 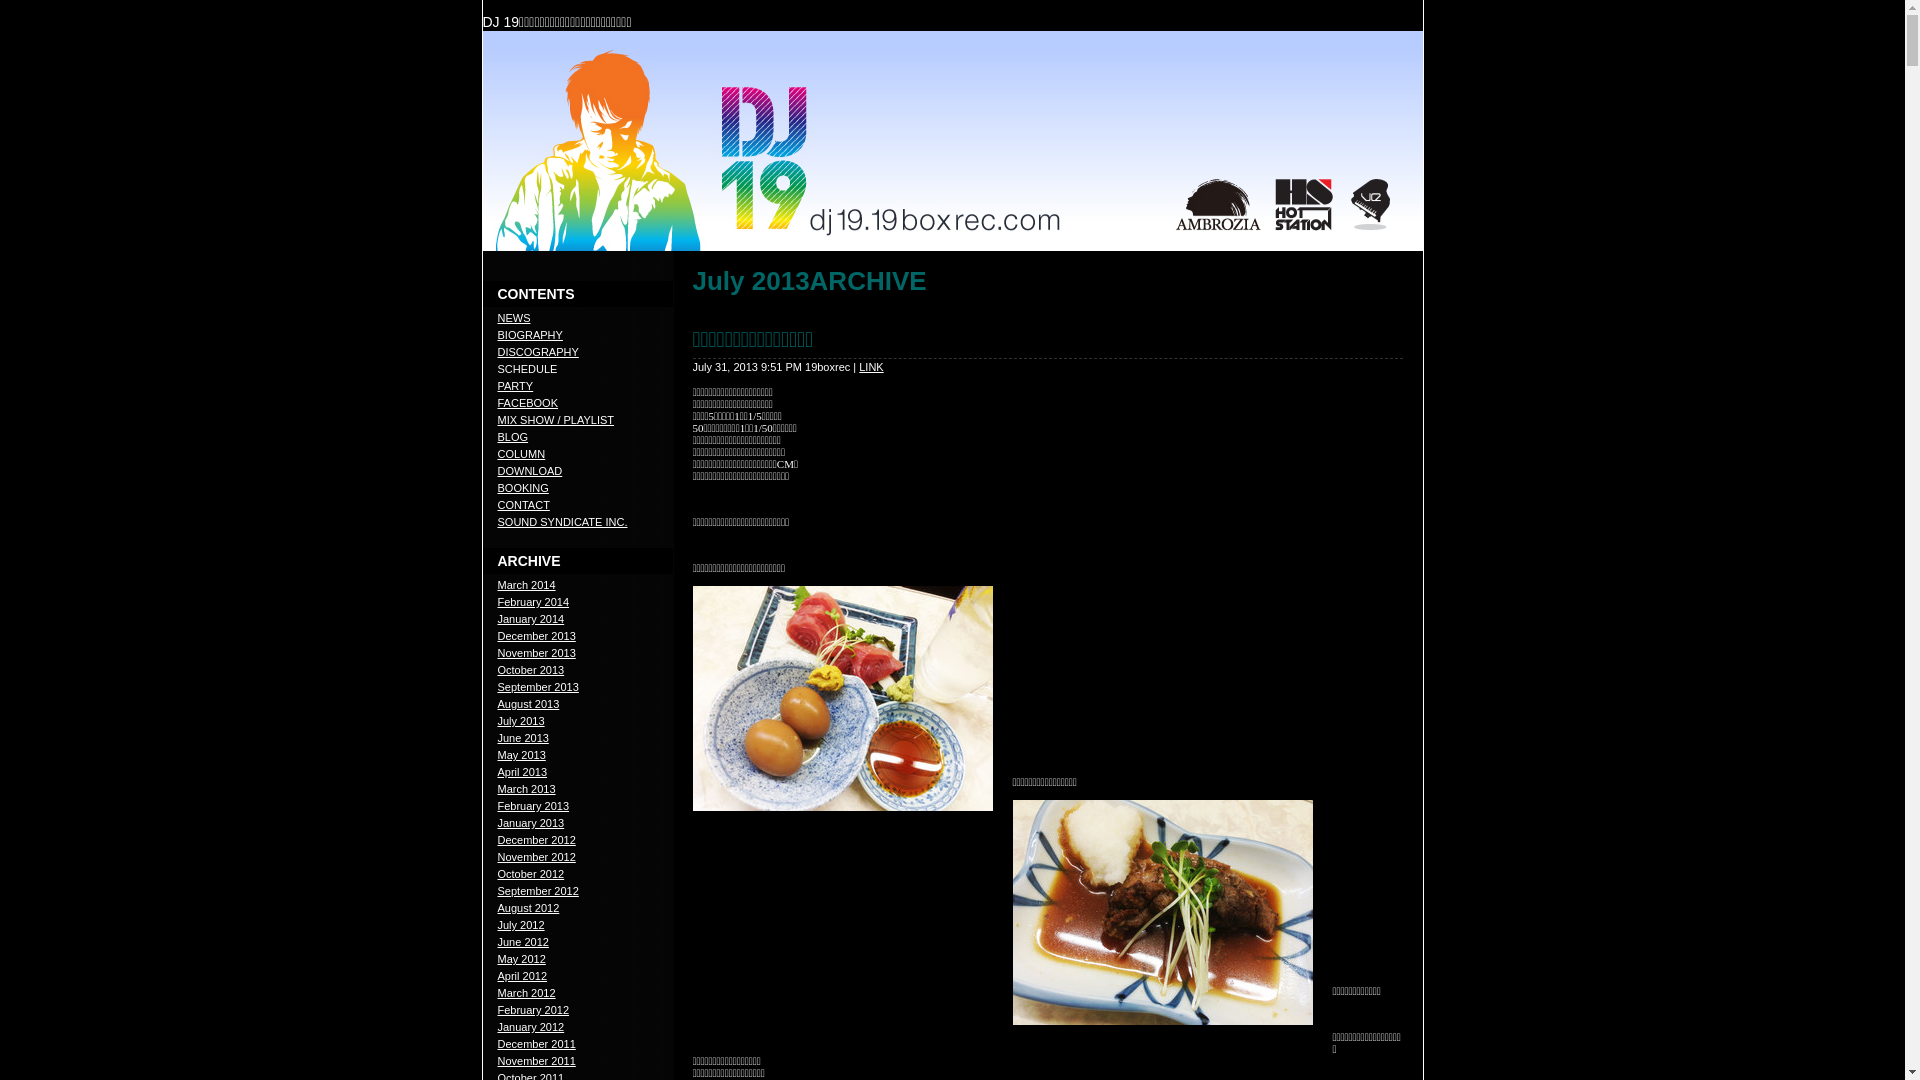 I want to click on 'FACEBOOK', so click(x=528, y=402).